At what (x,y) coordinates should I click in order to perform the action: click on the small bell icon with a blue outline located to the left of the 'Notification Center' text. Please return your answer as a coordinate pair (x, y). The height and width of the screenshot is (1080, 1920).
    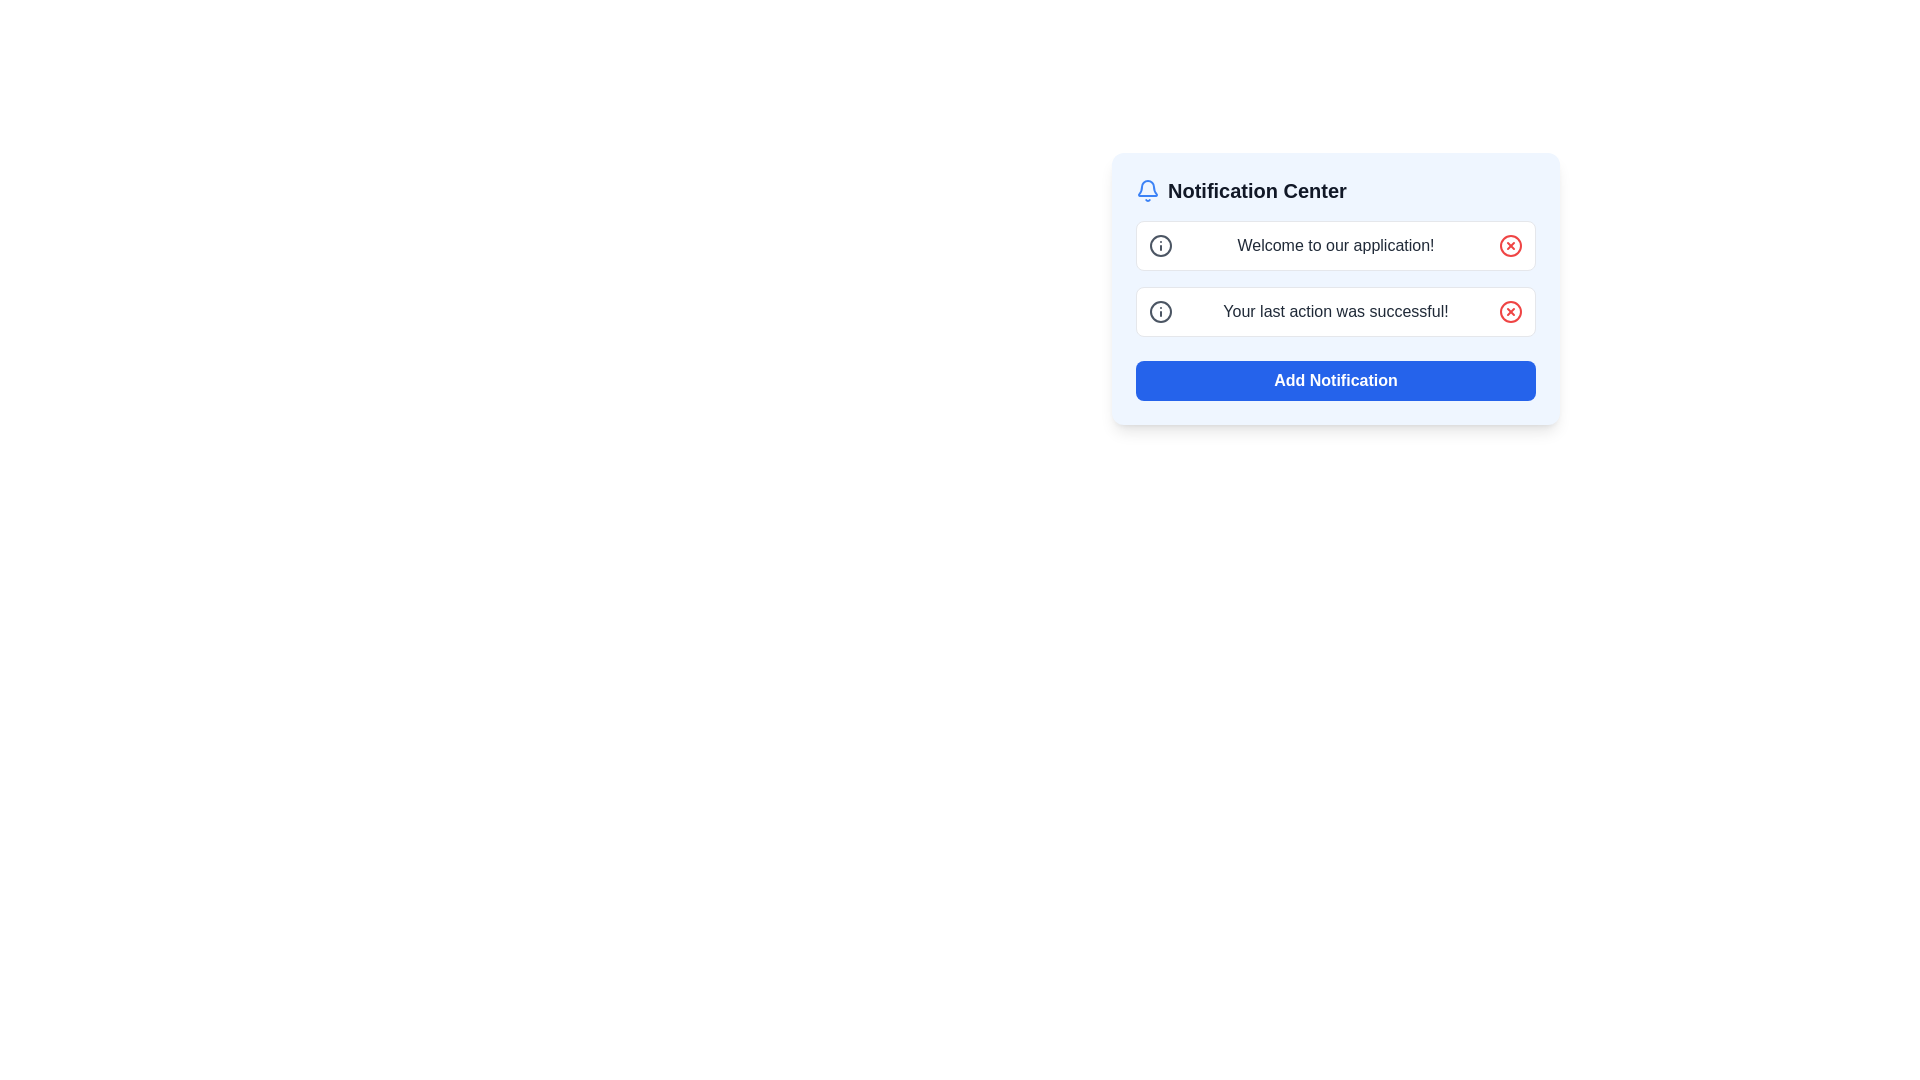
    Looking at the image, I should click on (1147, 191).